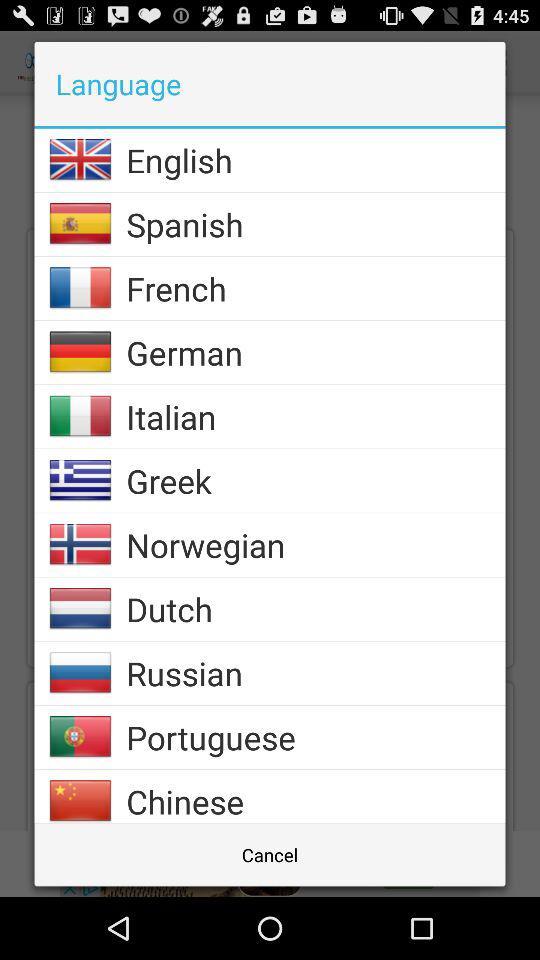 Image resolution: width=540 pixels, height=960 pixels. What do you see at coordinates (315, 159) in the screenshot?
I see `app above spanish icon` at bounding box center [315, 159].